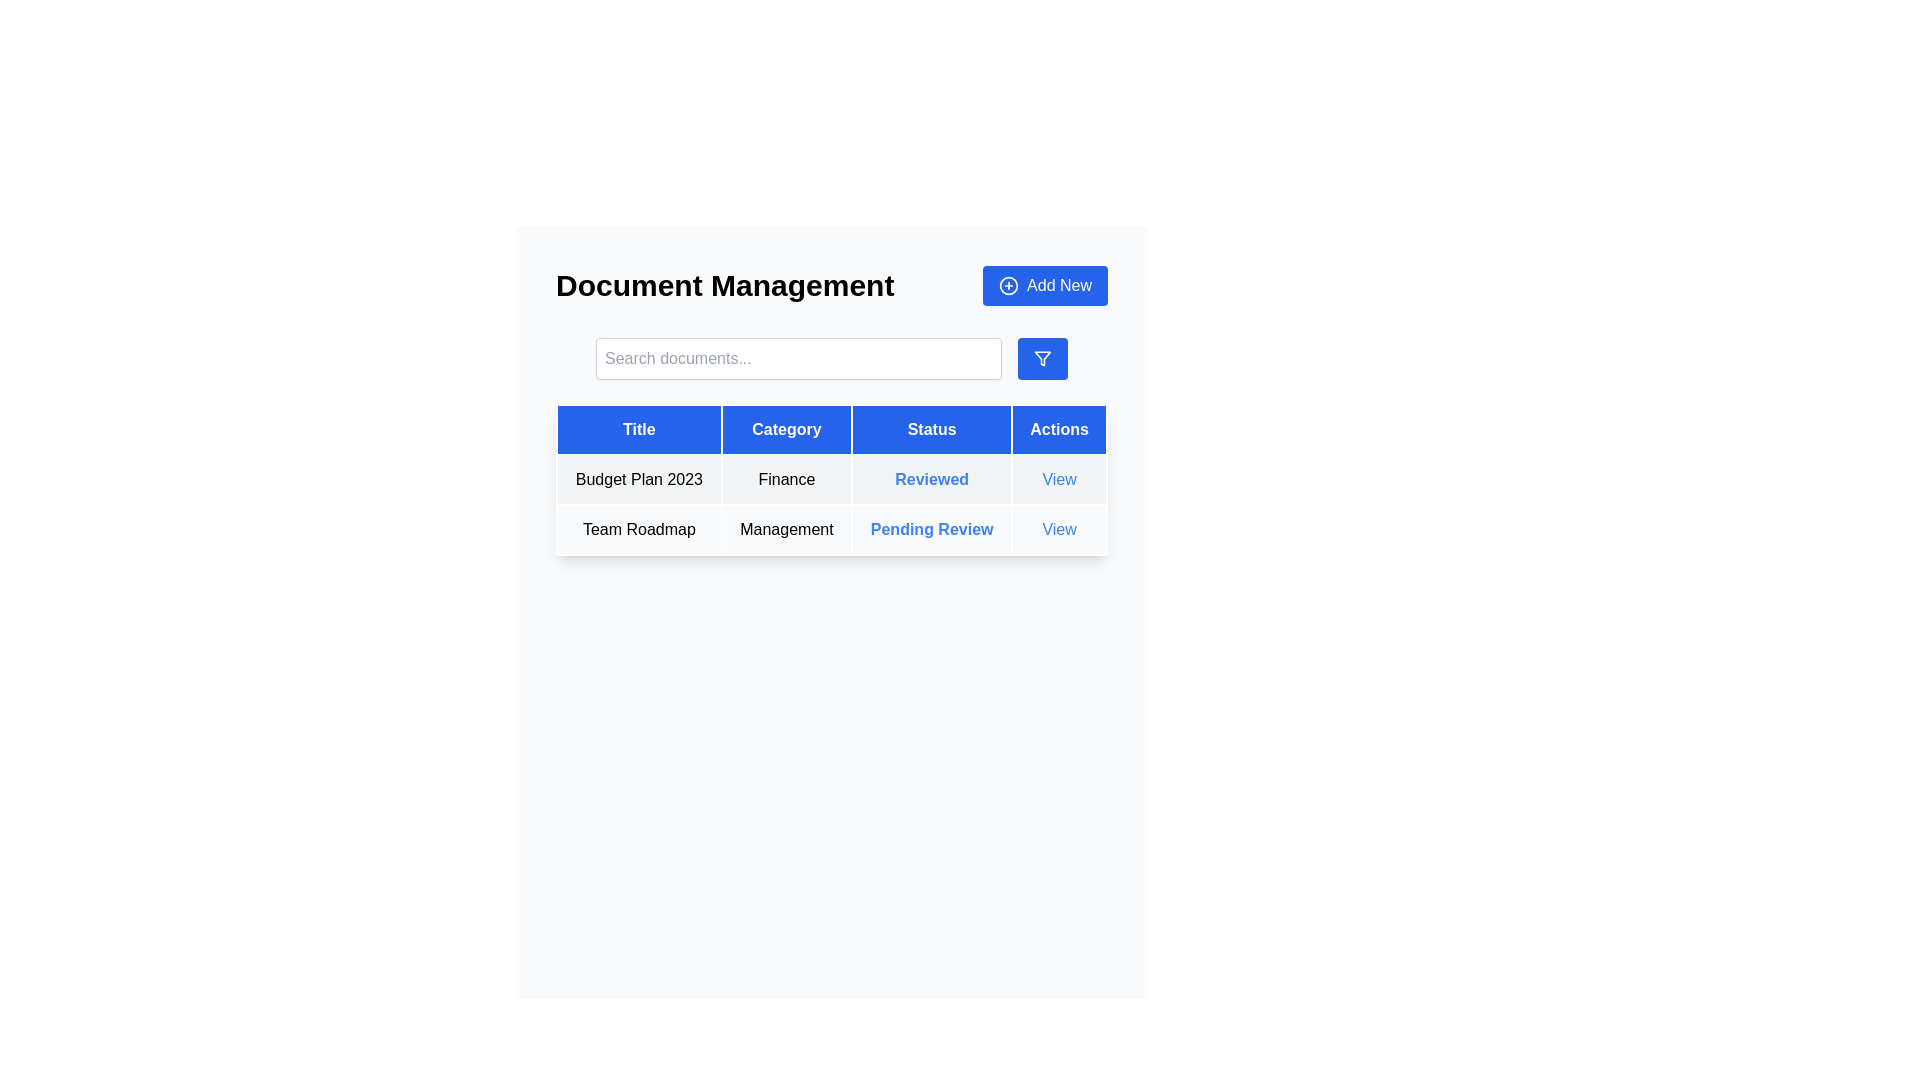 This screenshot has height=1080, width=1920. What do you see at coordinates (638, 428) in the screenshot?
I see `text of the 'Title' header cell, which is the first header in a table that categorizes the following rows' data` at bounding box center [638, 428].